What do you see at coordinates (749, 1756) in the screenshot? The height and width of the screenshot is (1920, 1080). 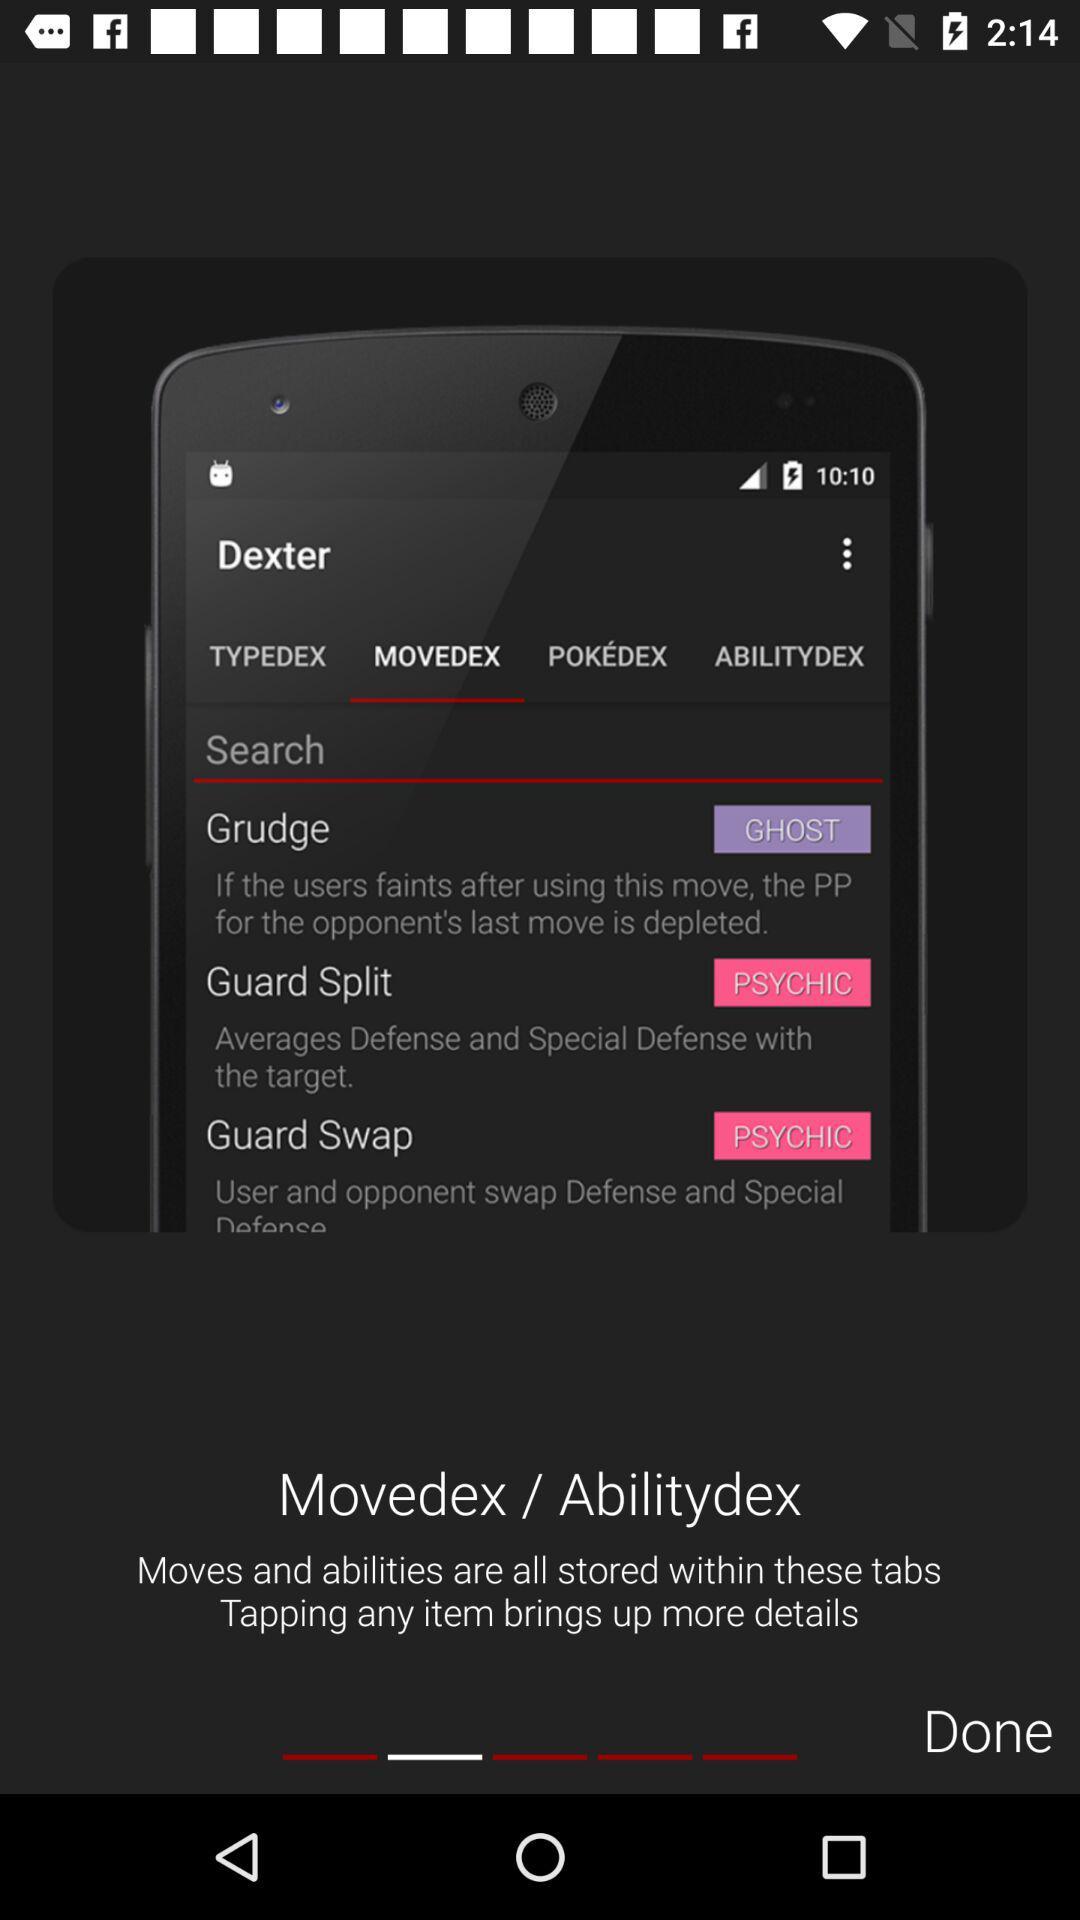 I see `icon below moves and abilities app` at bounding box center [749, 1756].